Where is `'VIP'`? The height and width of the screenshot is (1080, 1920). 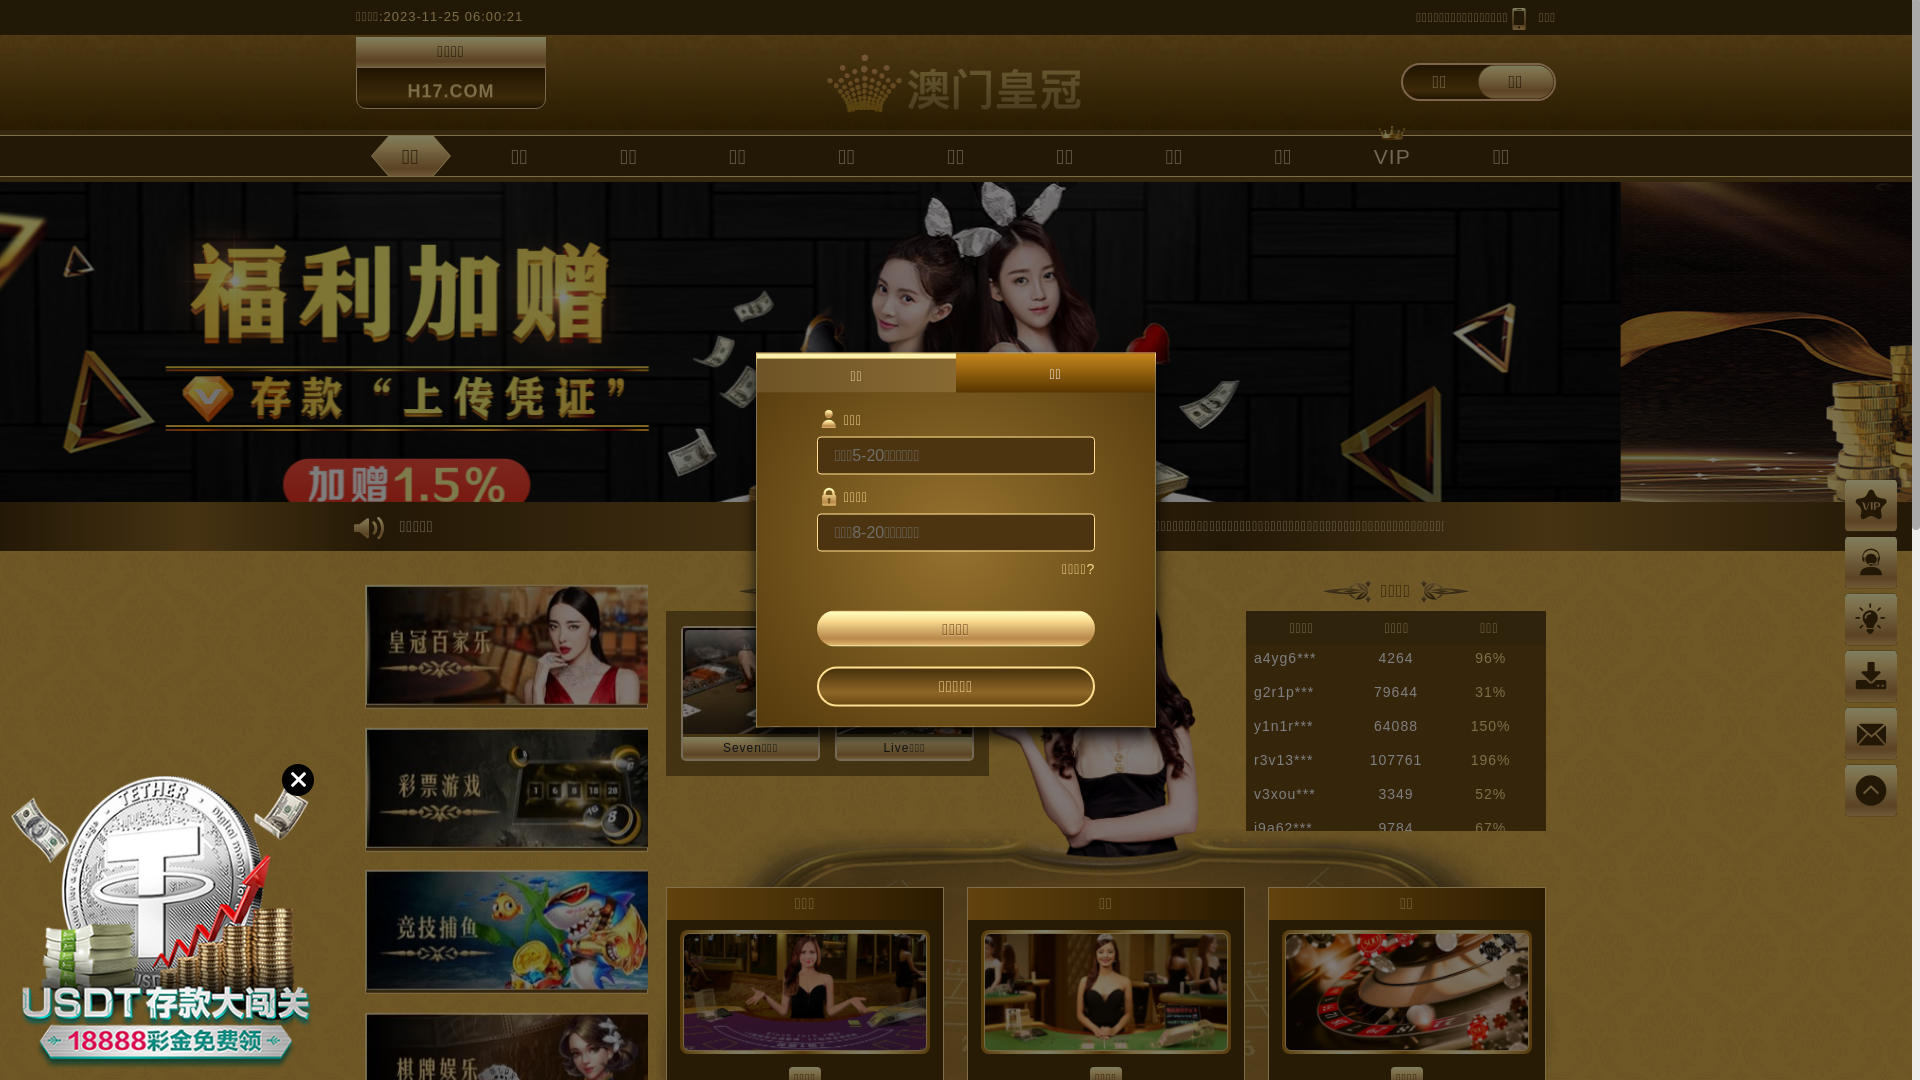
'VIP' is located at coordinates (1391, 154).